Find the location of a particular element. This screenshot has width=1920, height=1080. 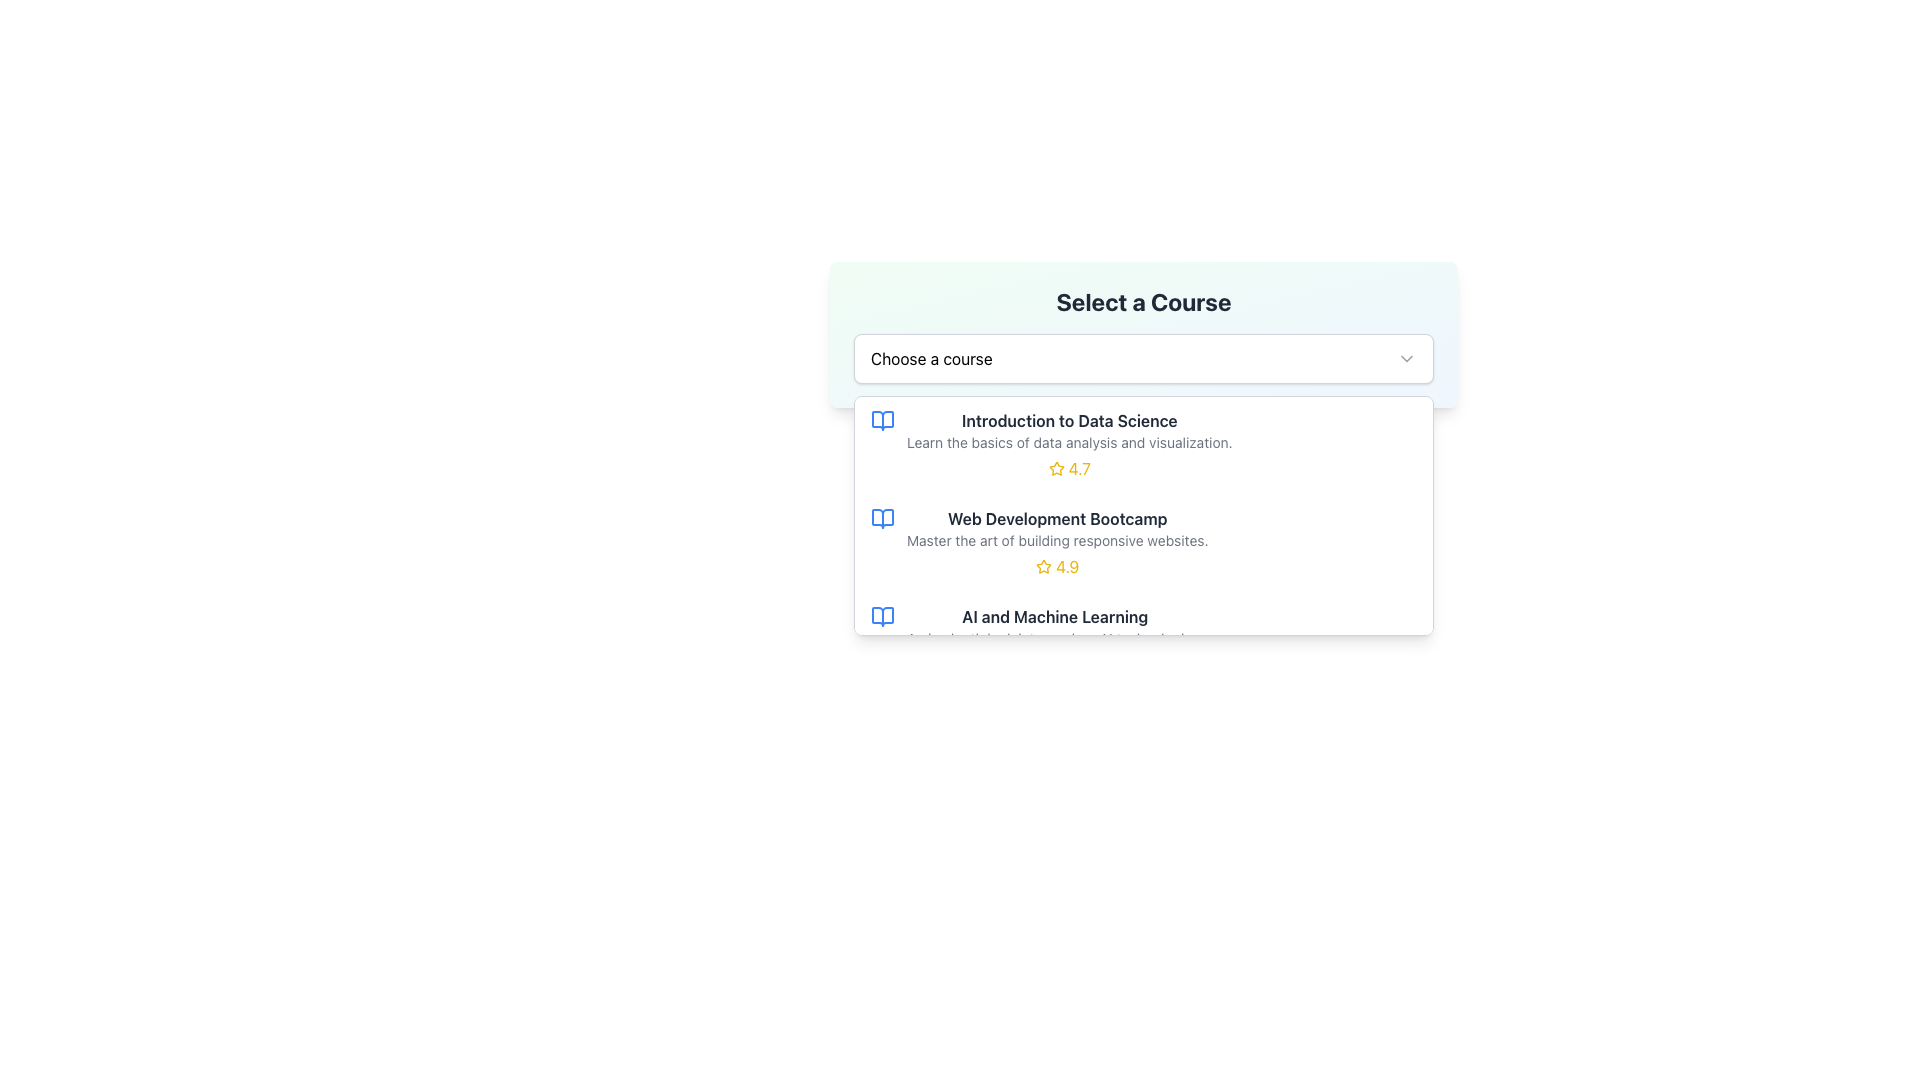

the dropdown menu labeled 'Choose a course' is located at coordinates (1143, 357).